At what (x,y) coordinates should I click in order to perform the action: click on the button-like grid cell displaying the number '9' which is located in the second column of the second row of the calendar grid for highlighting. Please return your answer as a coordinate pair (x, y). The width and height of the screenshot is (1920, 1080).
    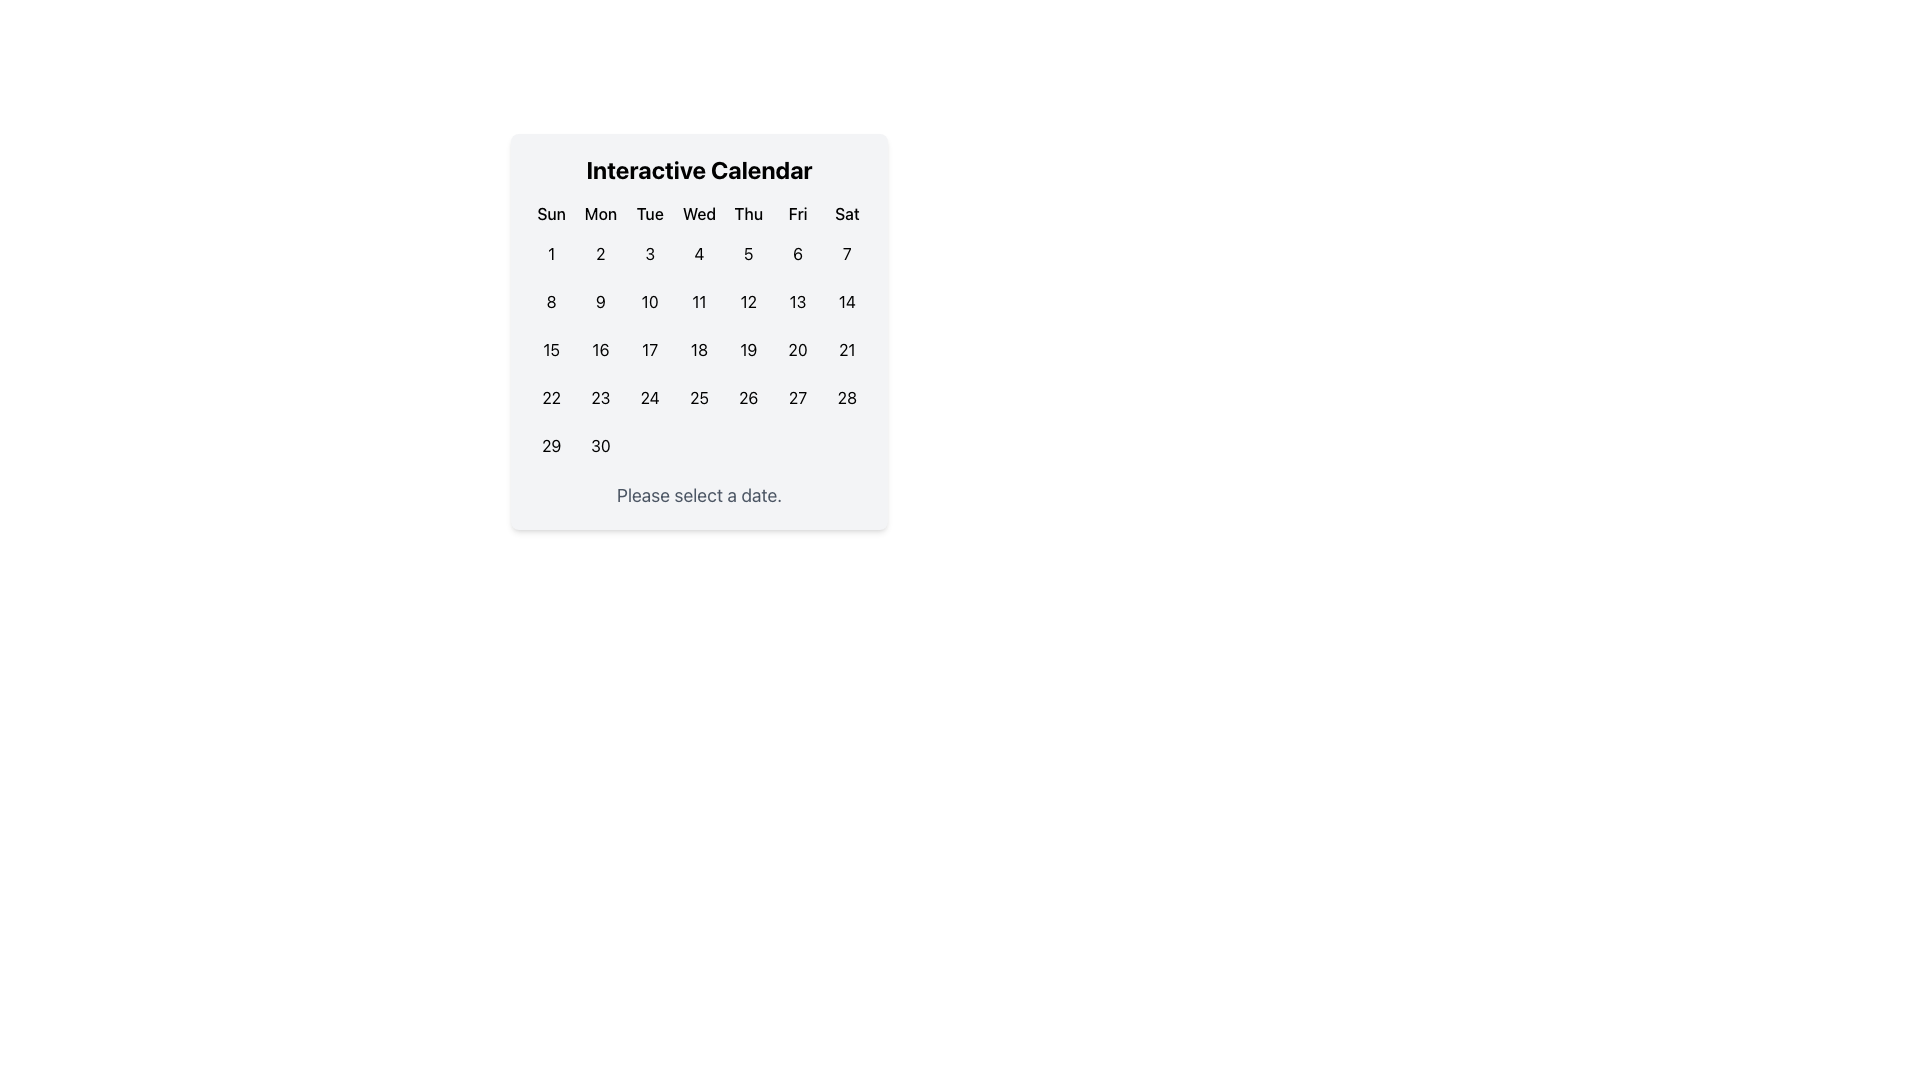
    Looking at the image, I should click on (599, 301).